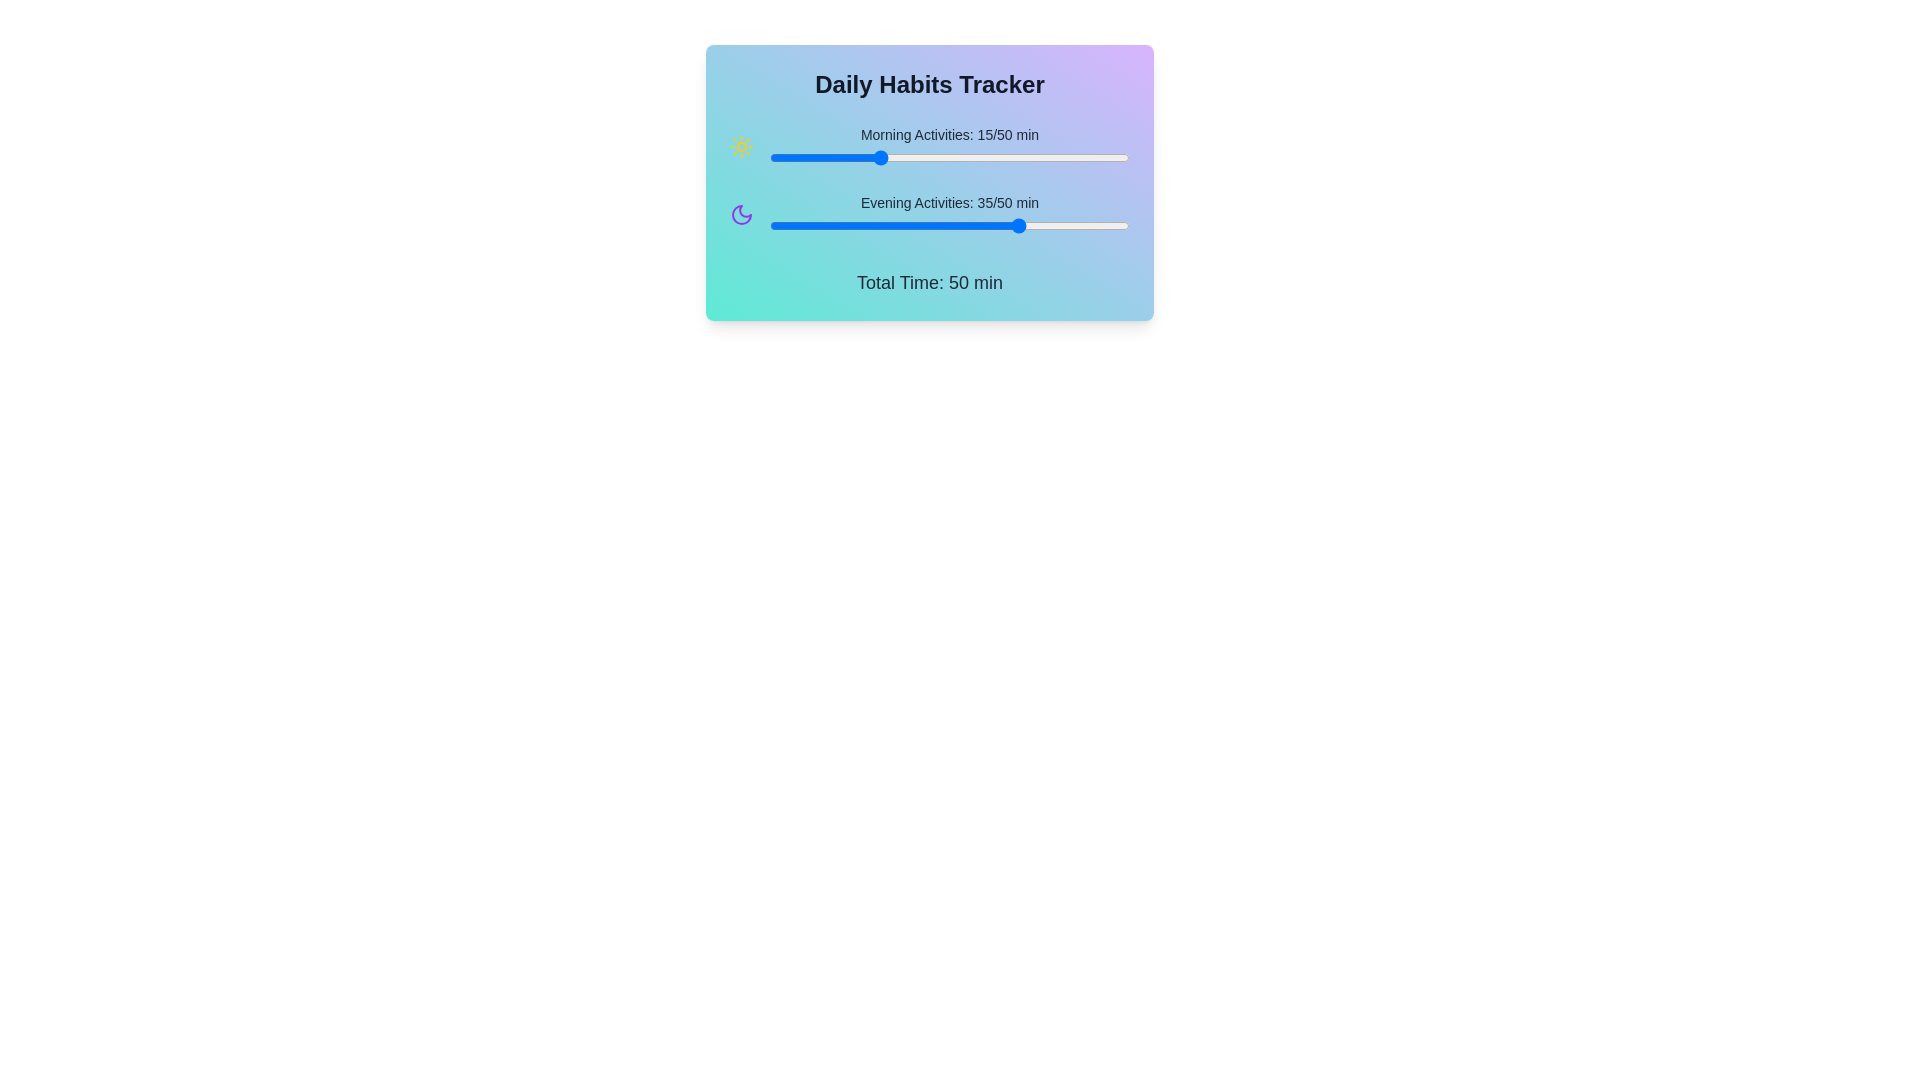 Image resolution: width=1920 pixels, height=1080 pixels. What do you see at coordinates (1114, 225) in the screenshot?
I see `the evening activity time` at bounding box center [1114, 225].